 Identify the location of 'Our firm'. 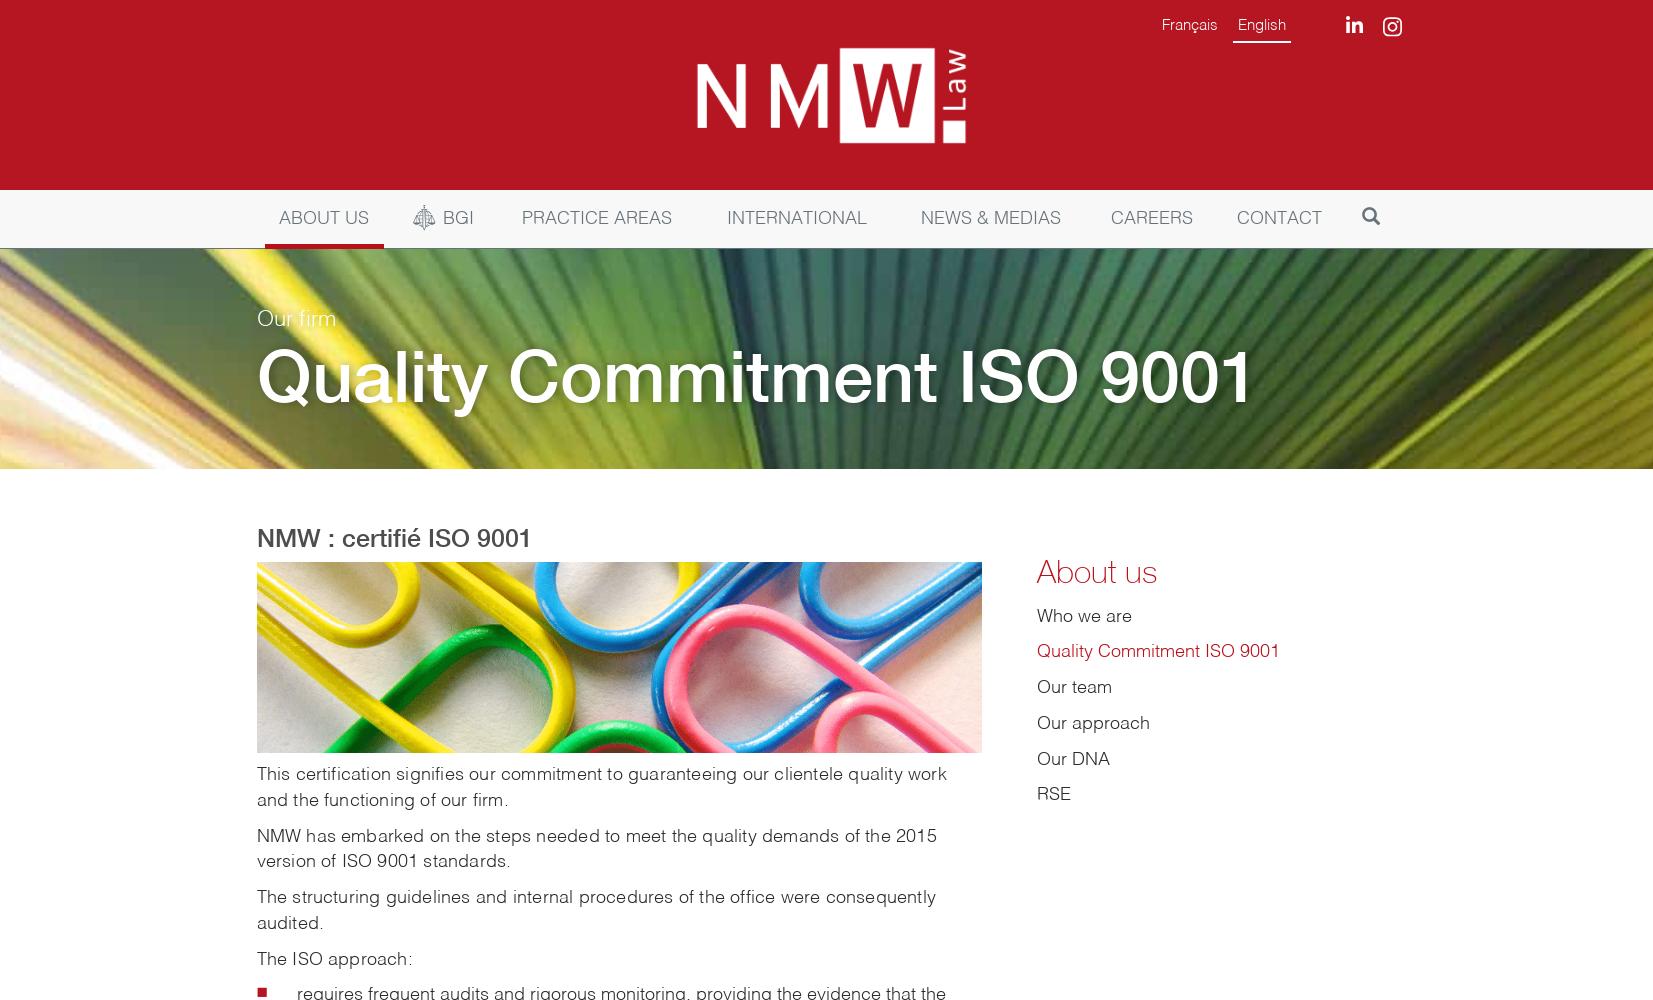
(295, 319).